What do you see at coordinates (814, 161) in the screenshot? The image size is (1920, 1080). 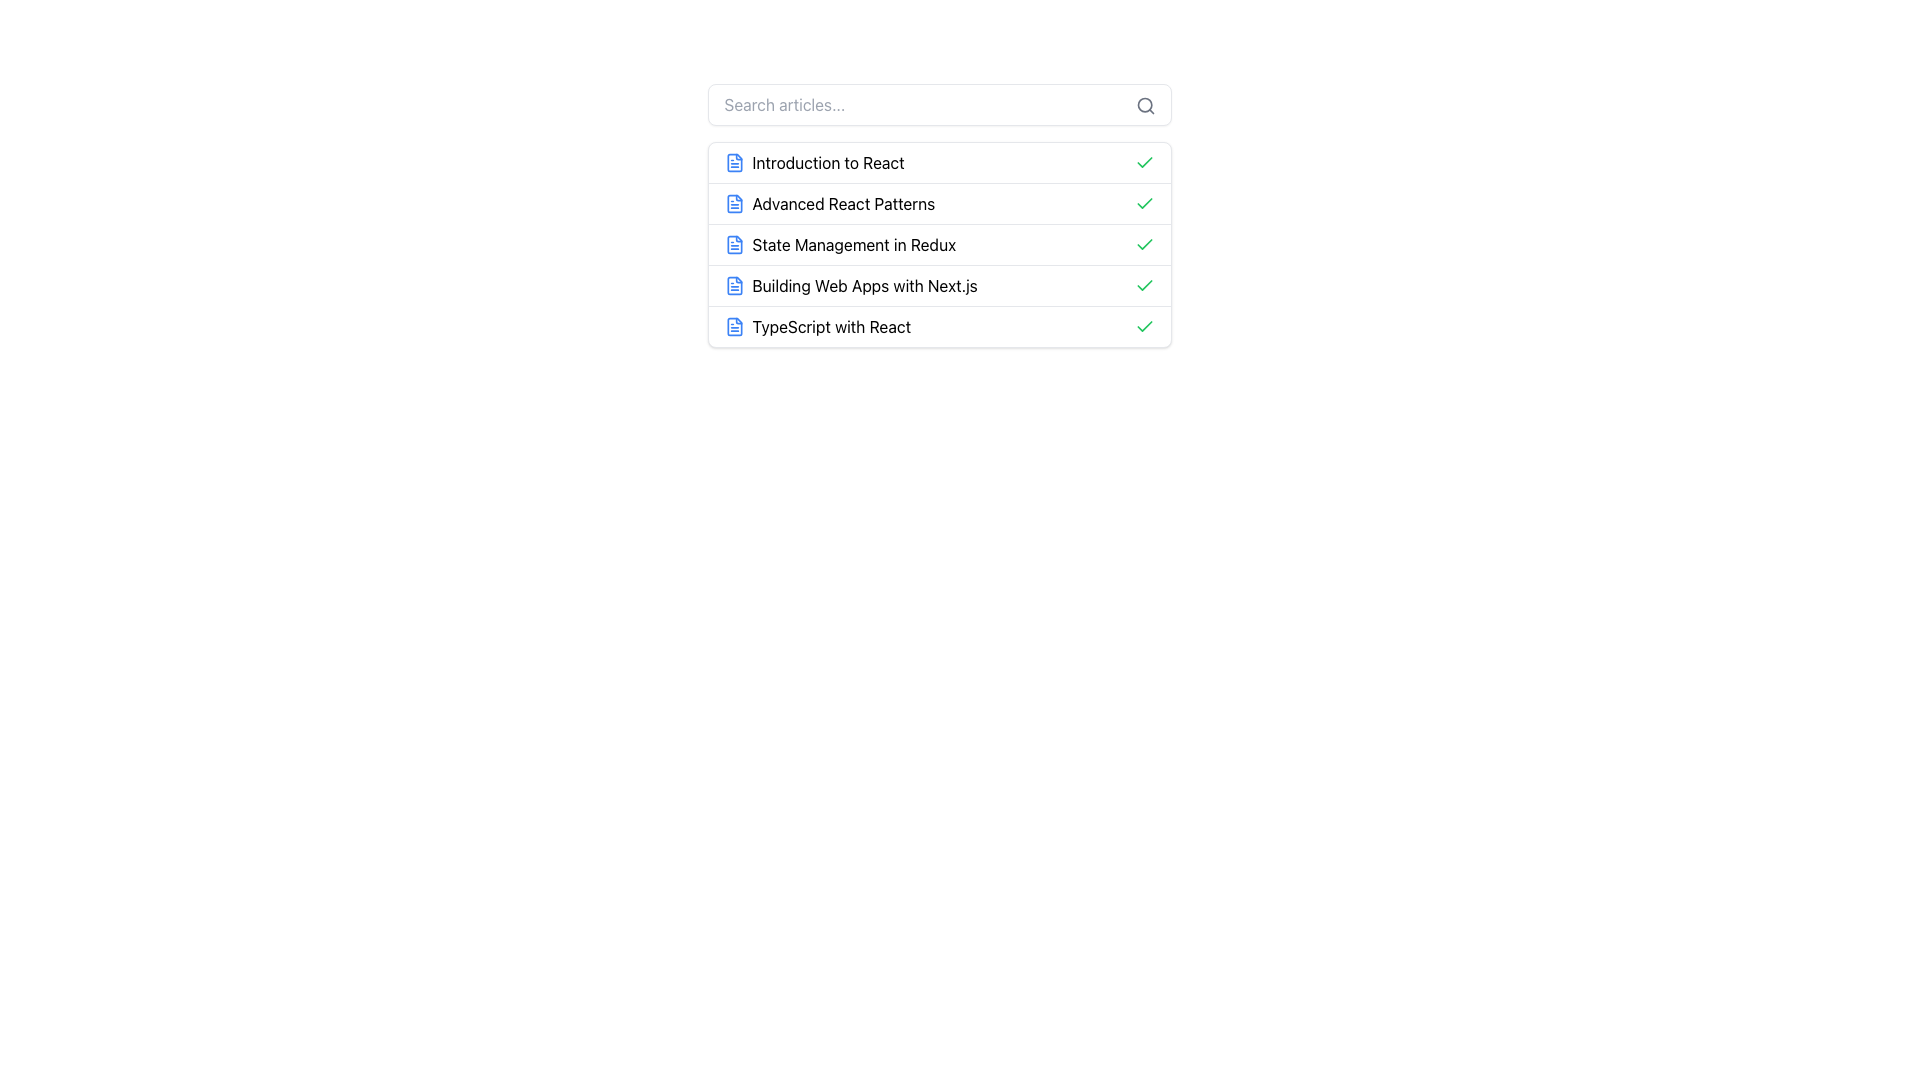 I see `the first list item titled 'Introduction to React'` at bounding box center [814, 161].